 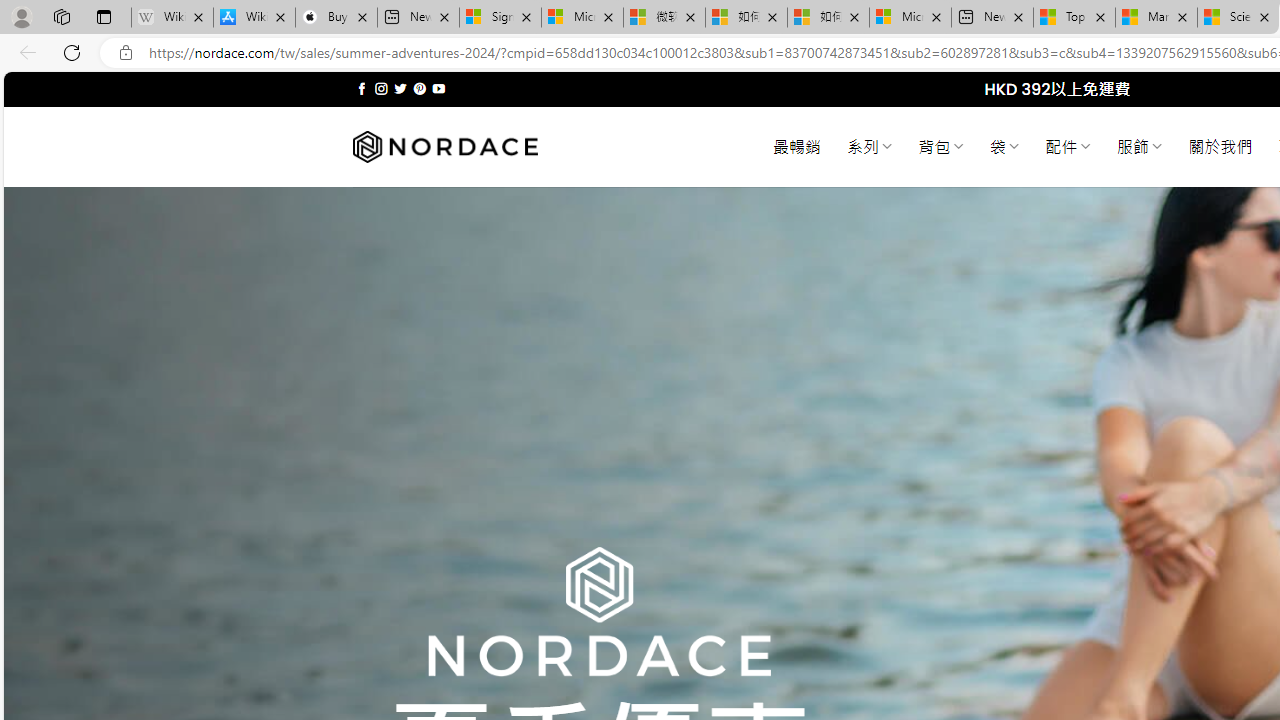 What do you see at coordinates (438, 88) in the screenshot?
I see `'Follow on YouTube'` at bounding box center [438, 88].